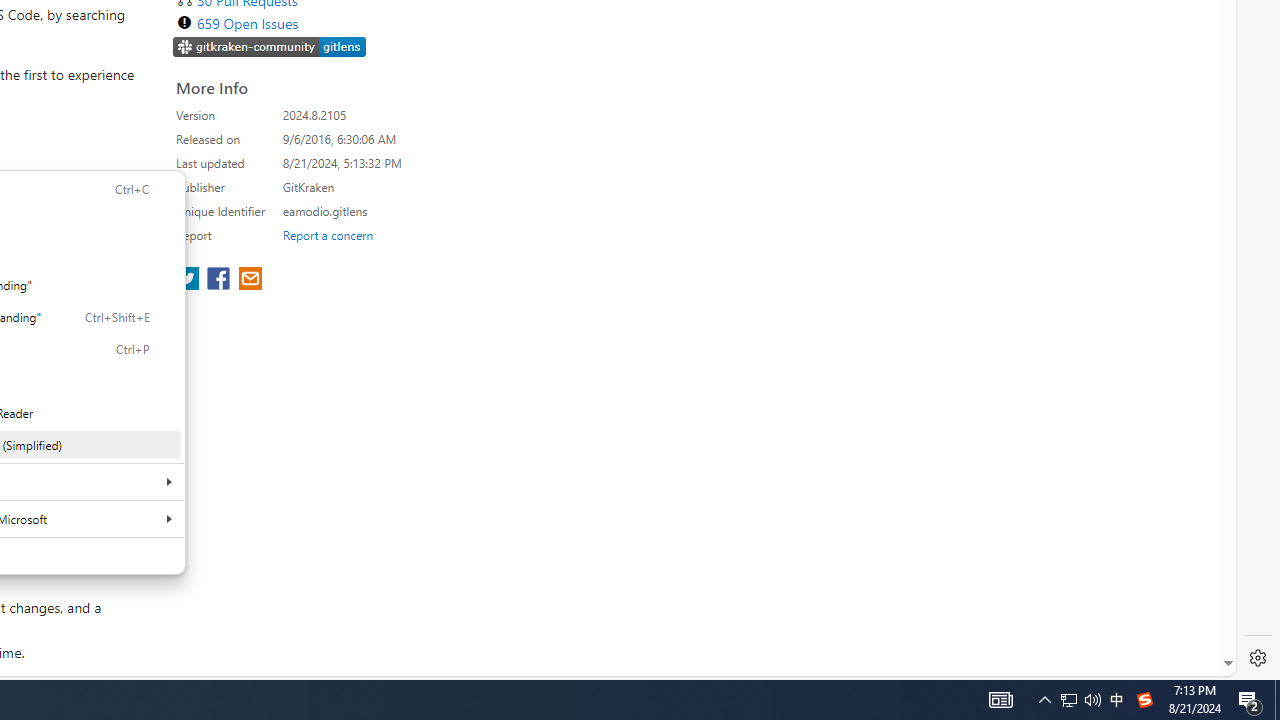 The height and width of the screenshot is (720, 1280). I want to click on 'https://slack.gitkraken.com//', so click(269, 45).